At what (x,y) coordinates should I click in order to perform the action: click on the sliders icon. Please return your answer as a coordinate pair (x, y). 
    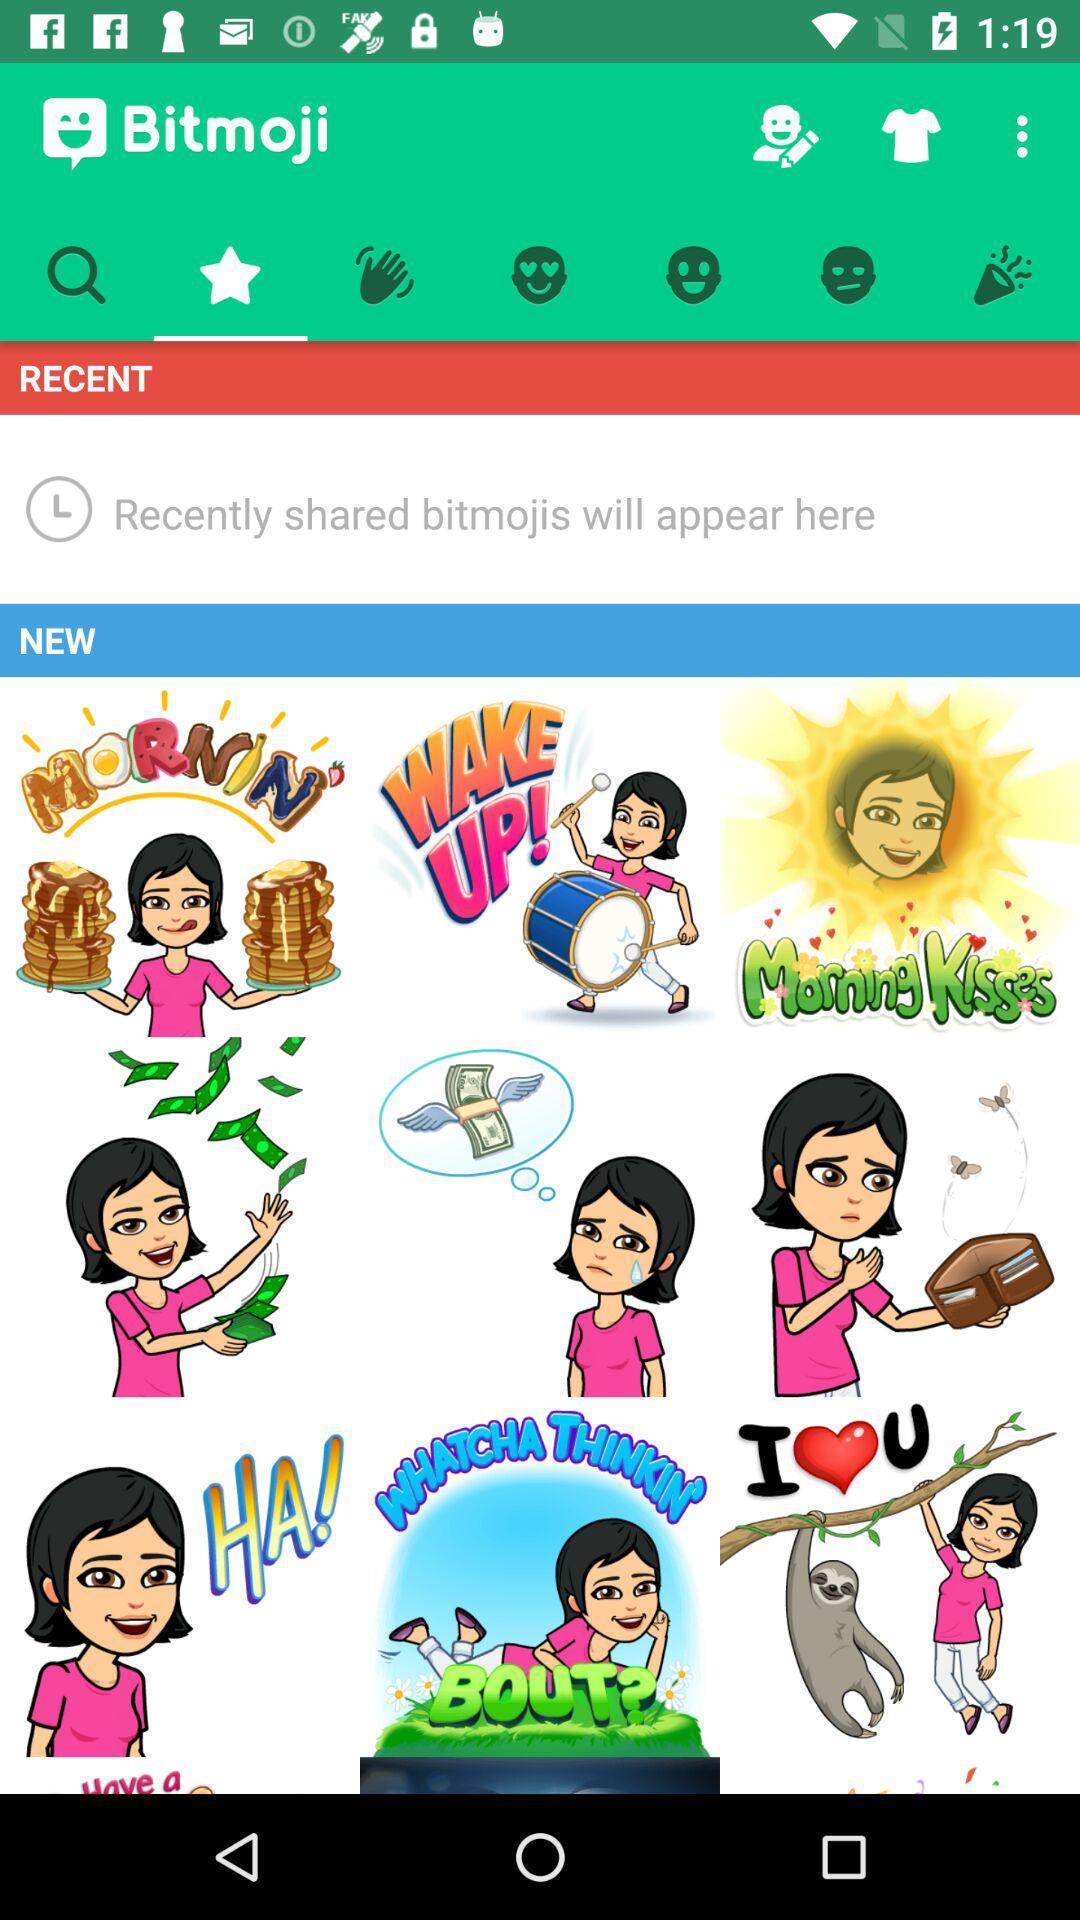
    Looking at the image, I should click on (898, 1775).